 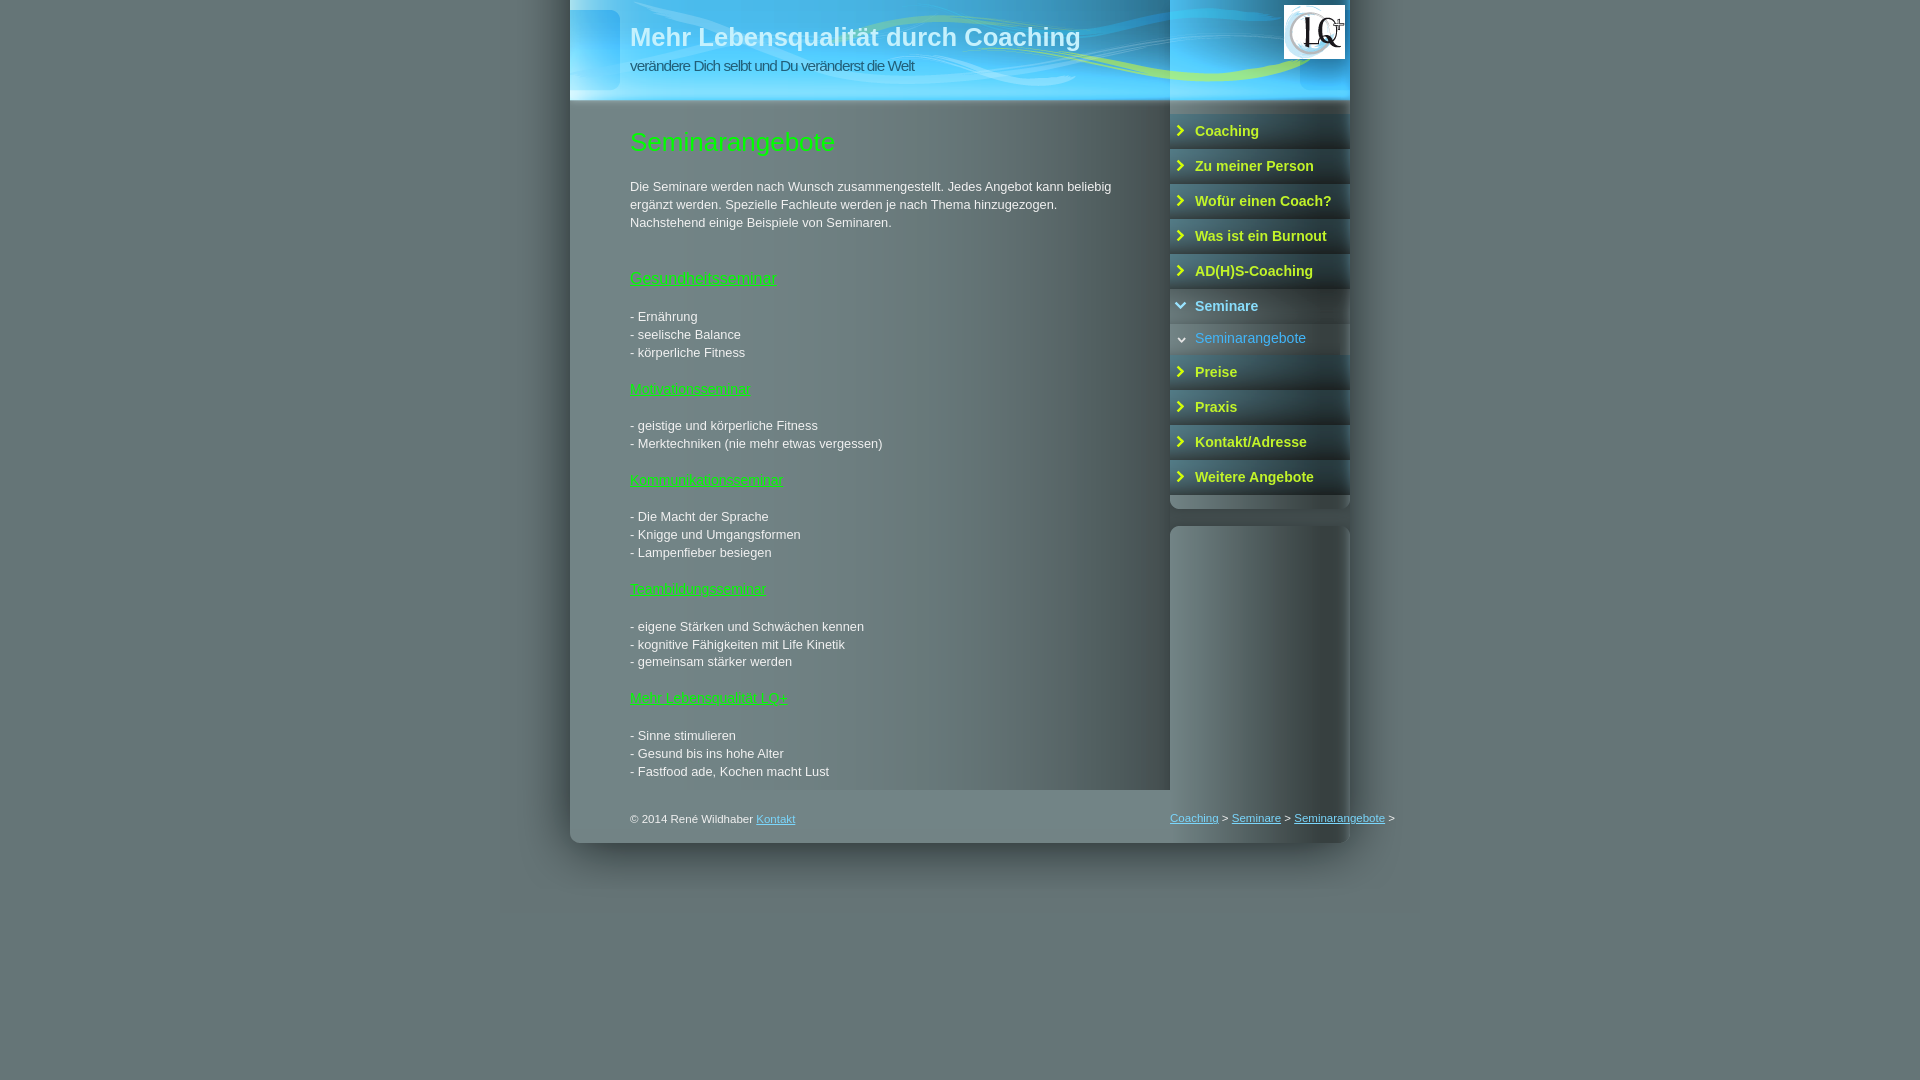 What do you see at coordinates (754, 818) in the screenshot?
I see `'Kontakt'` at bounding box center [754, 818].